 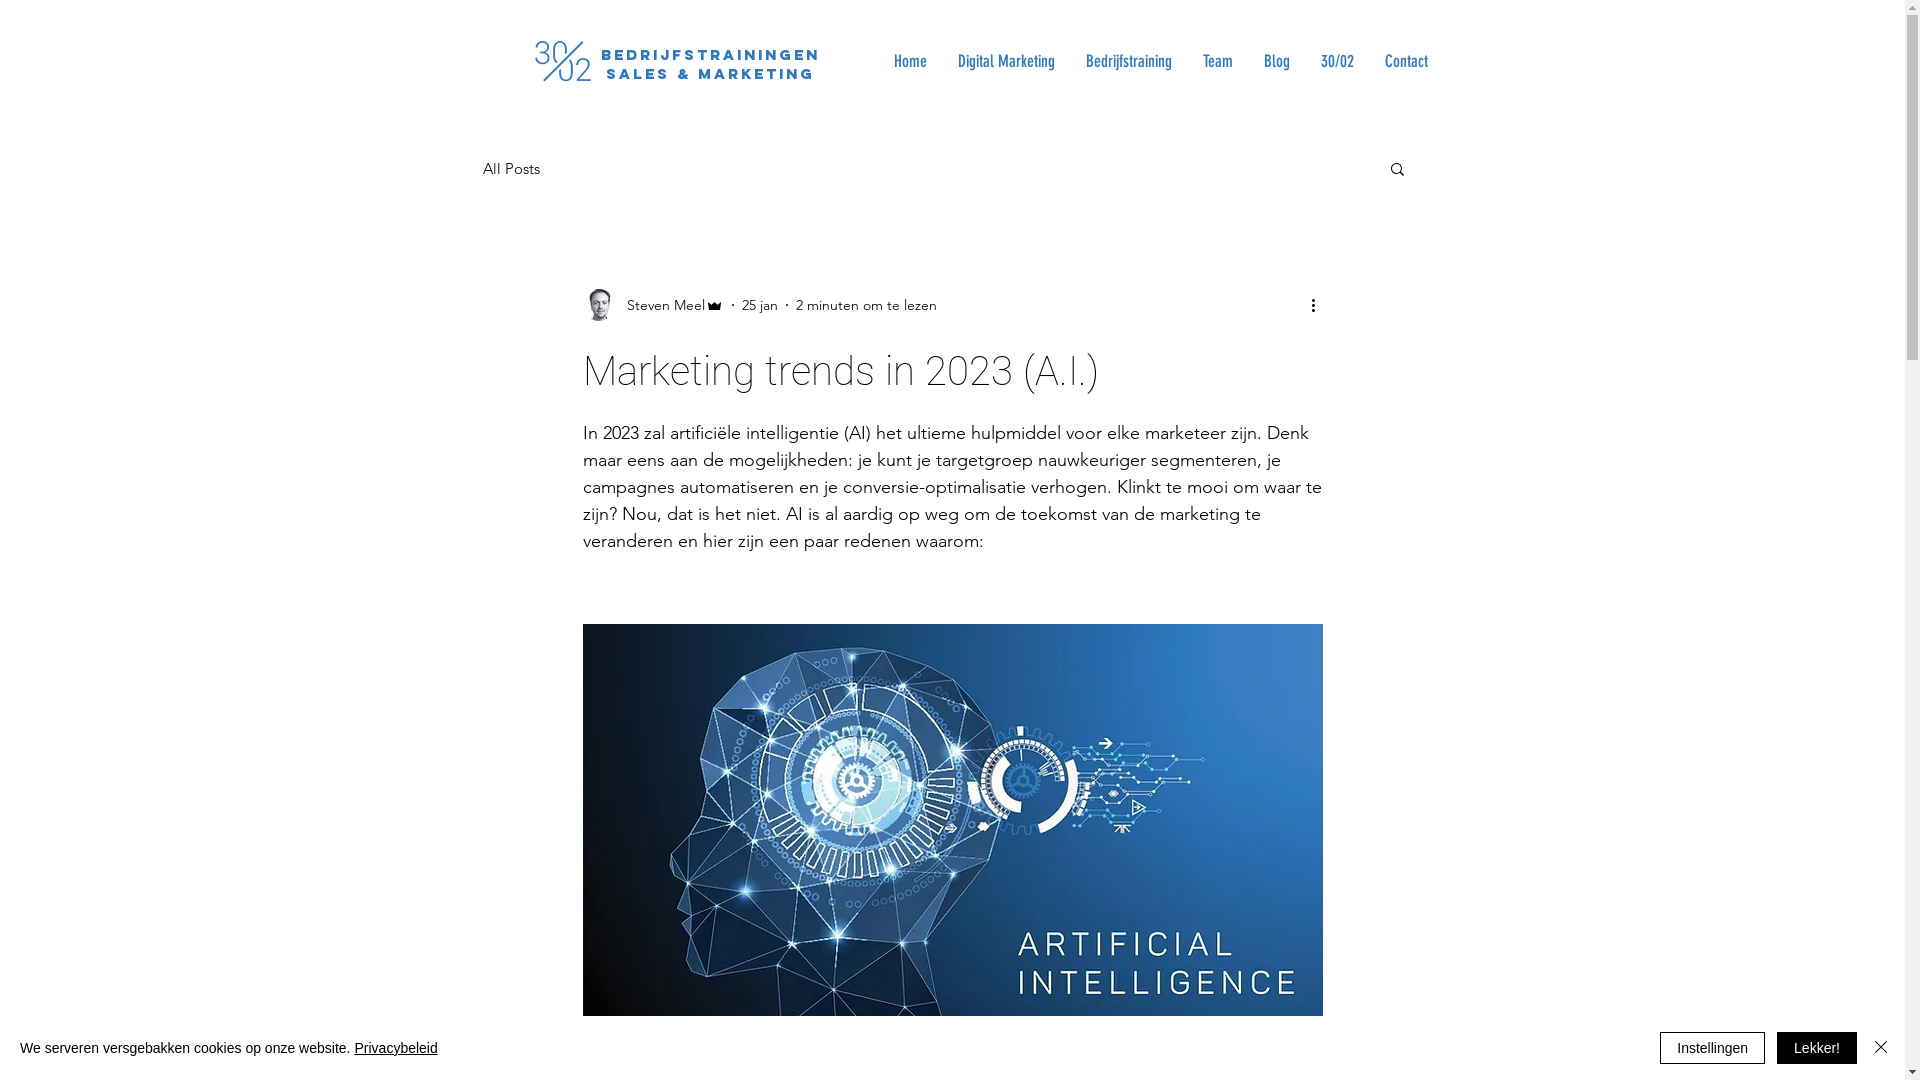 I want to click on 'Contact', so click(x=1404, y=60).